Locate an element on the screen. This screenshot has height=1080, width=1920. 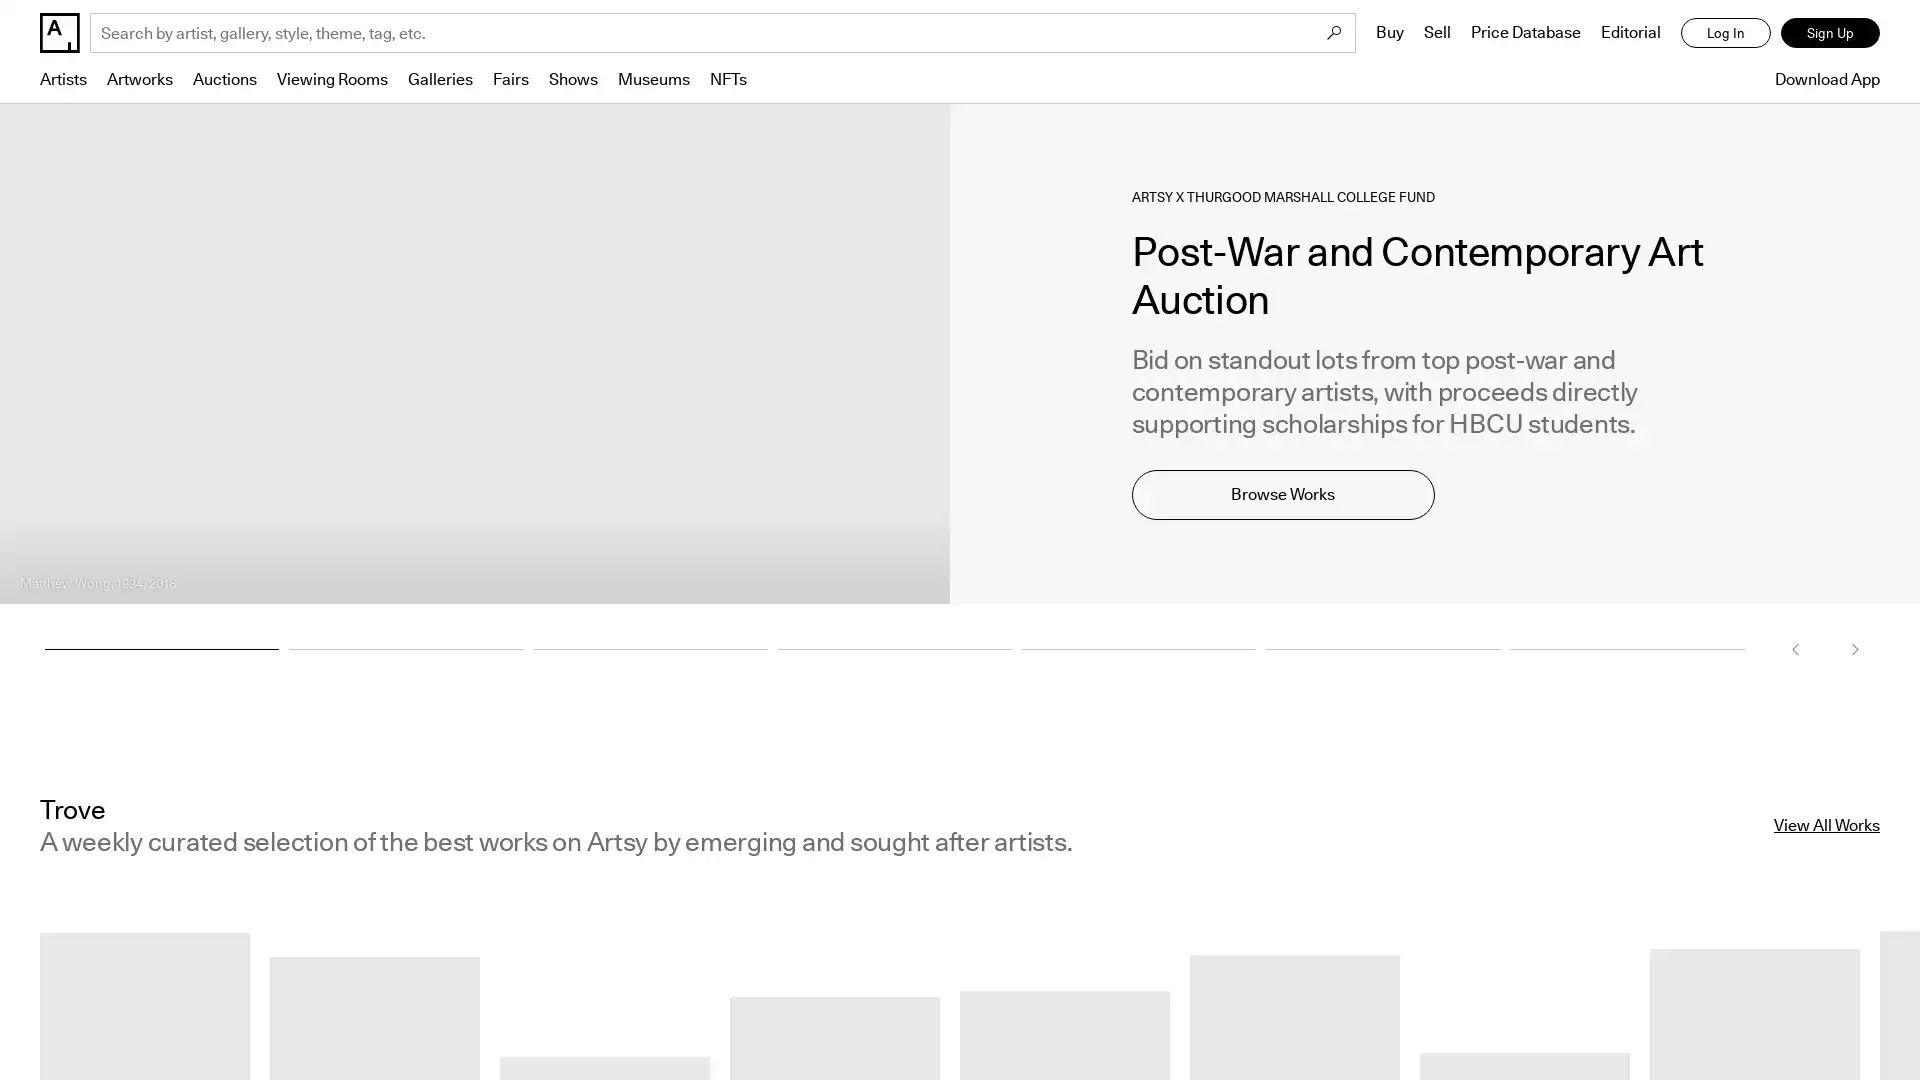
Download App is located at coordinates (1822, 78).